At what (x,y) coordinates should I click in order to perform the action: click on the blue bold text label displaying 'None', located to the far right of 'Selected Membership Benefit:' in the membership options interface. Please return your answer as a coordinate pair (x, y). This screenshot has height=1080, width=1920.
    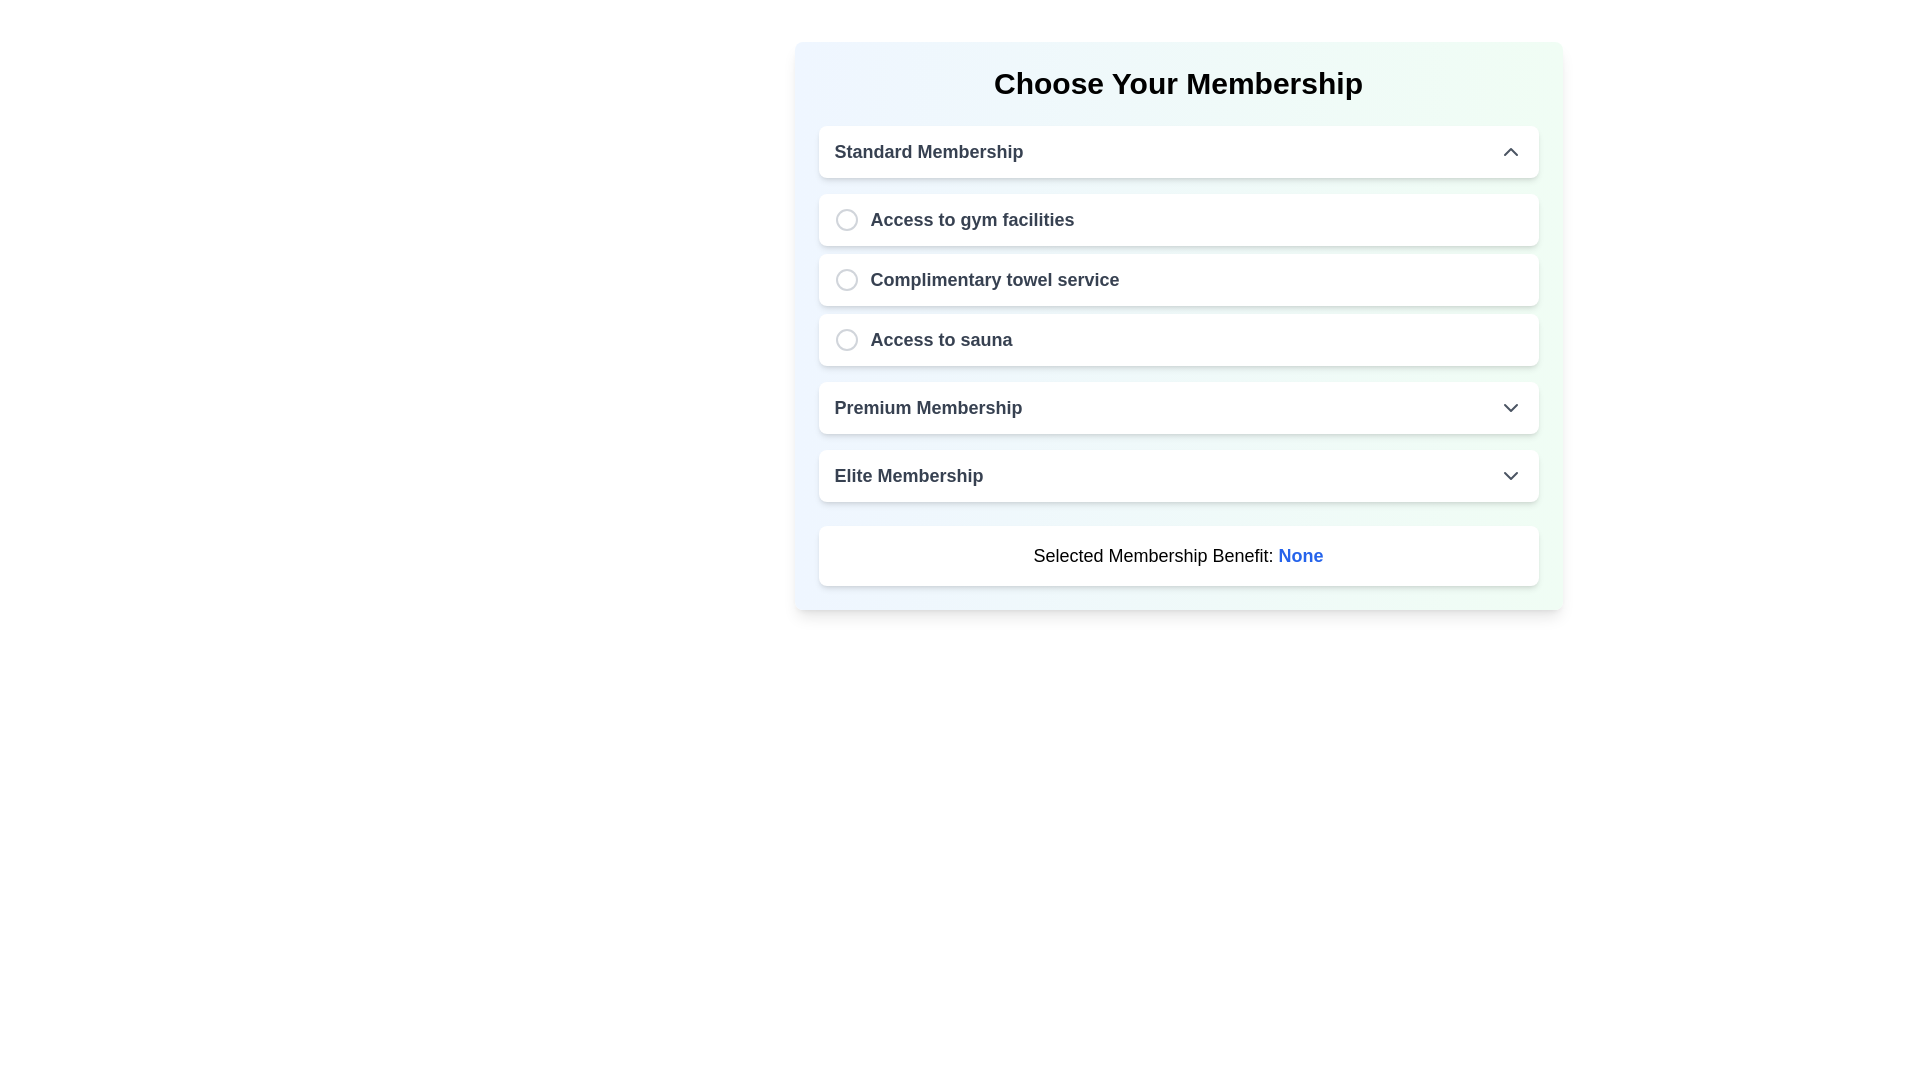
    Looking at the image, I should click on (1300, 555).